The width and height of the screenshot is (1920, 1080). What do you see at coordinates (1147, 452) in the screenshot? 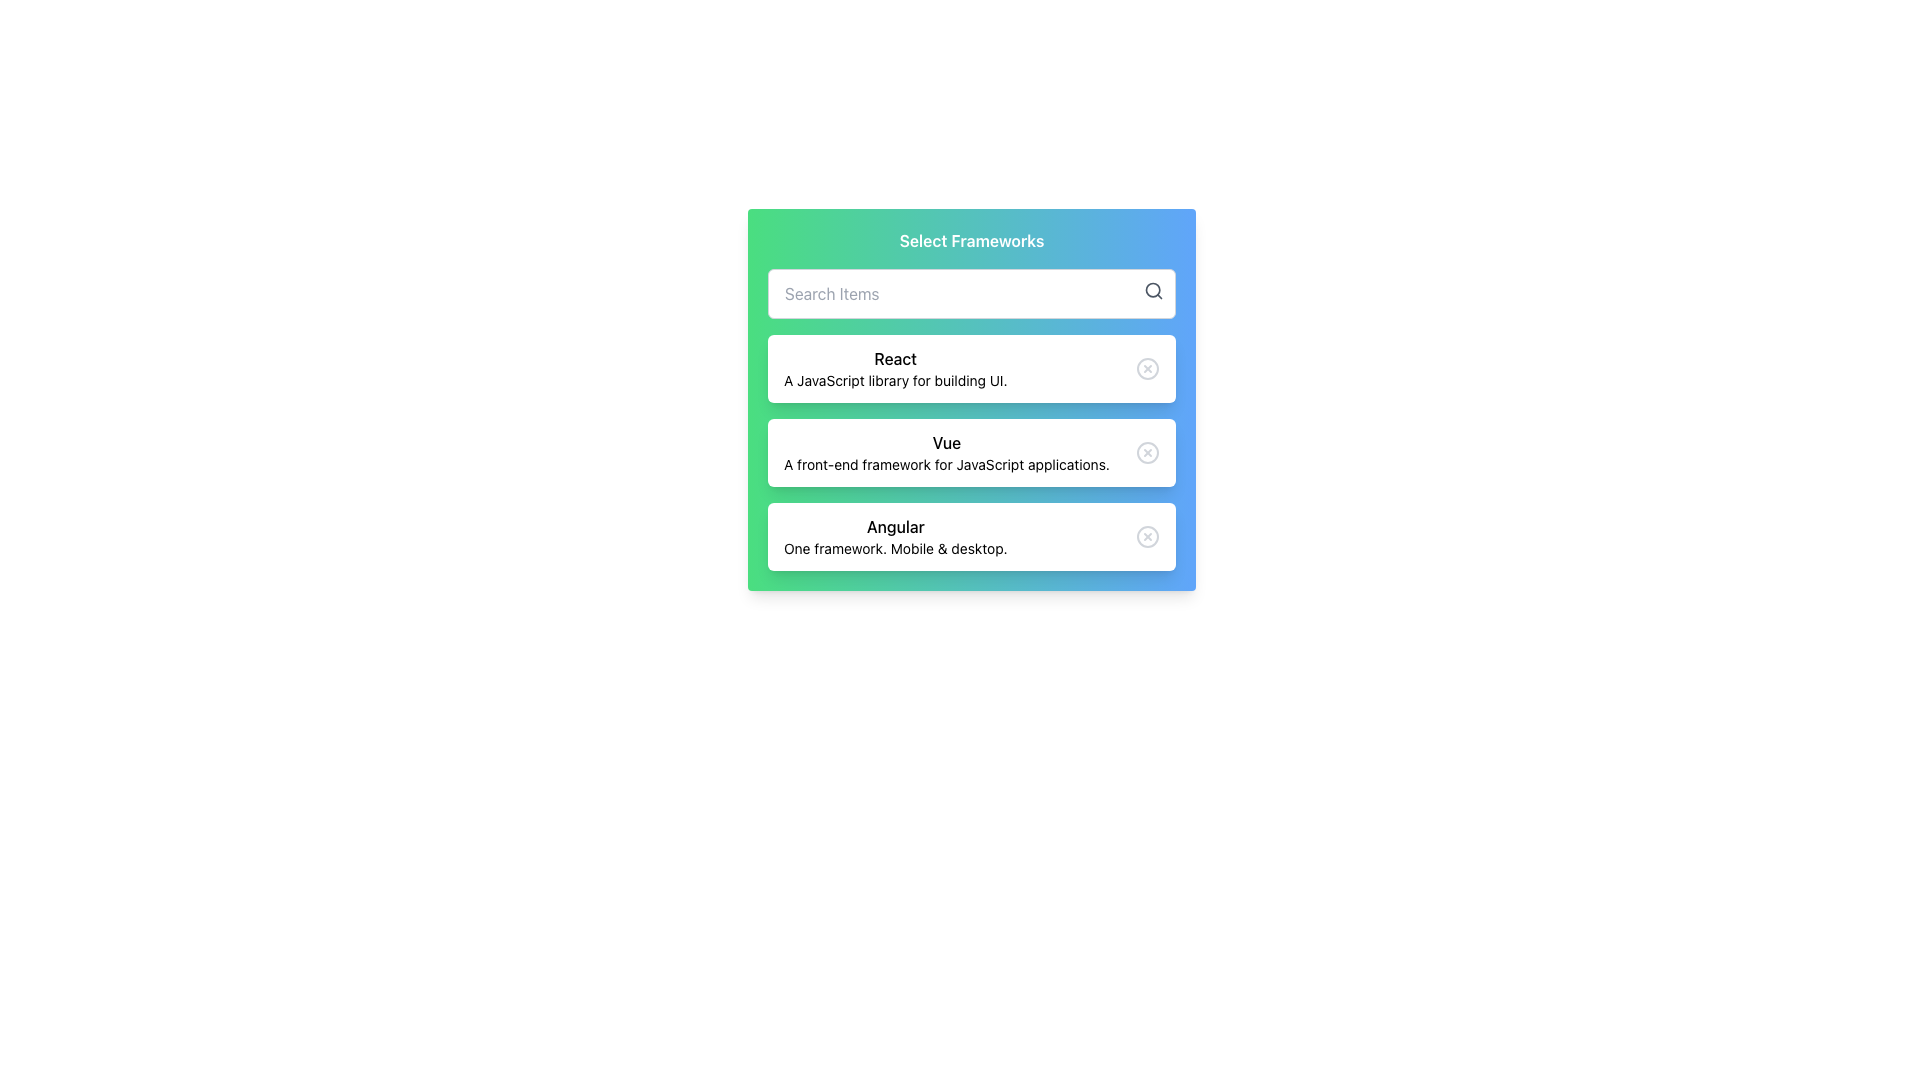
I see `the circular icon with a slightly filled border located in the rightmost section of the second list item in a vertically aligned list of selectable items` at bounding box center [1147, 452].